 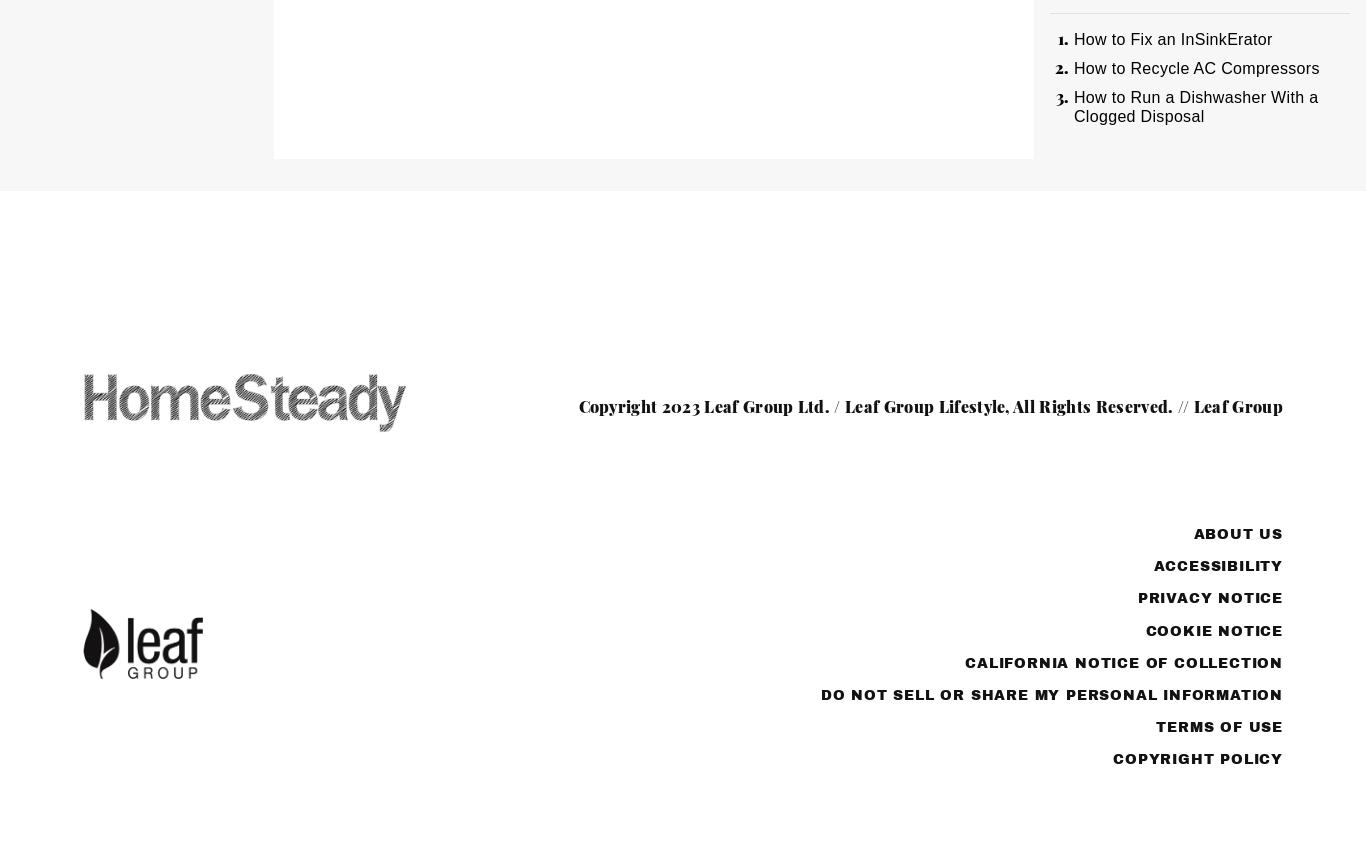 I want to click on 'How to Fix an InSinkErator', so click(x=1172, y=38).